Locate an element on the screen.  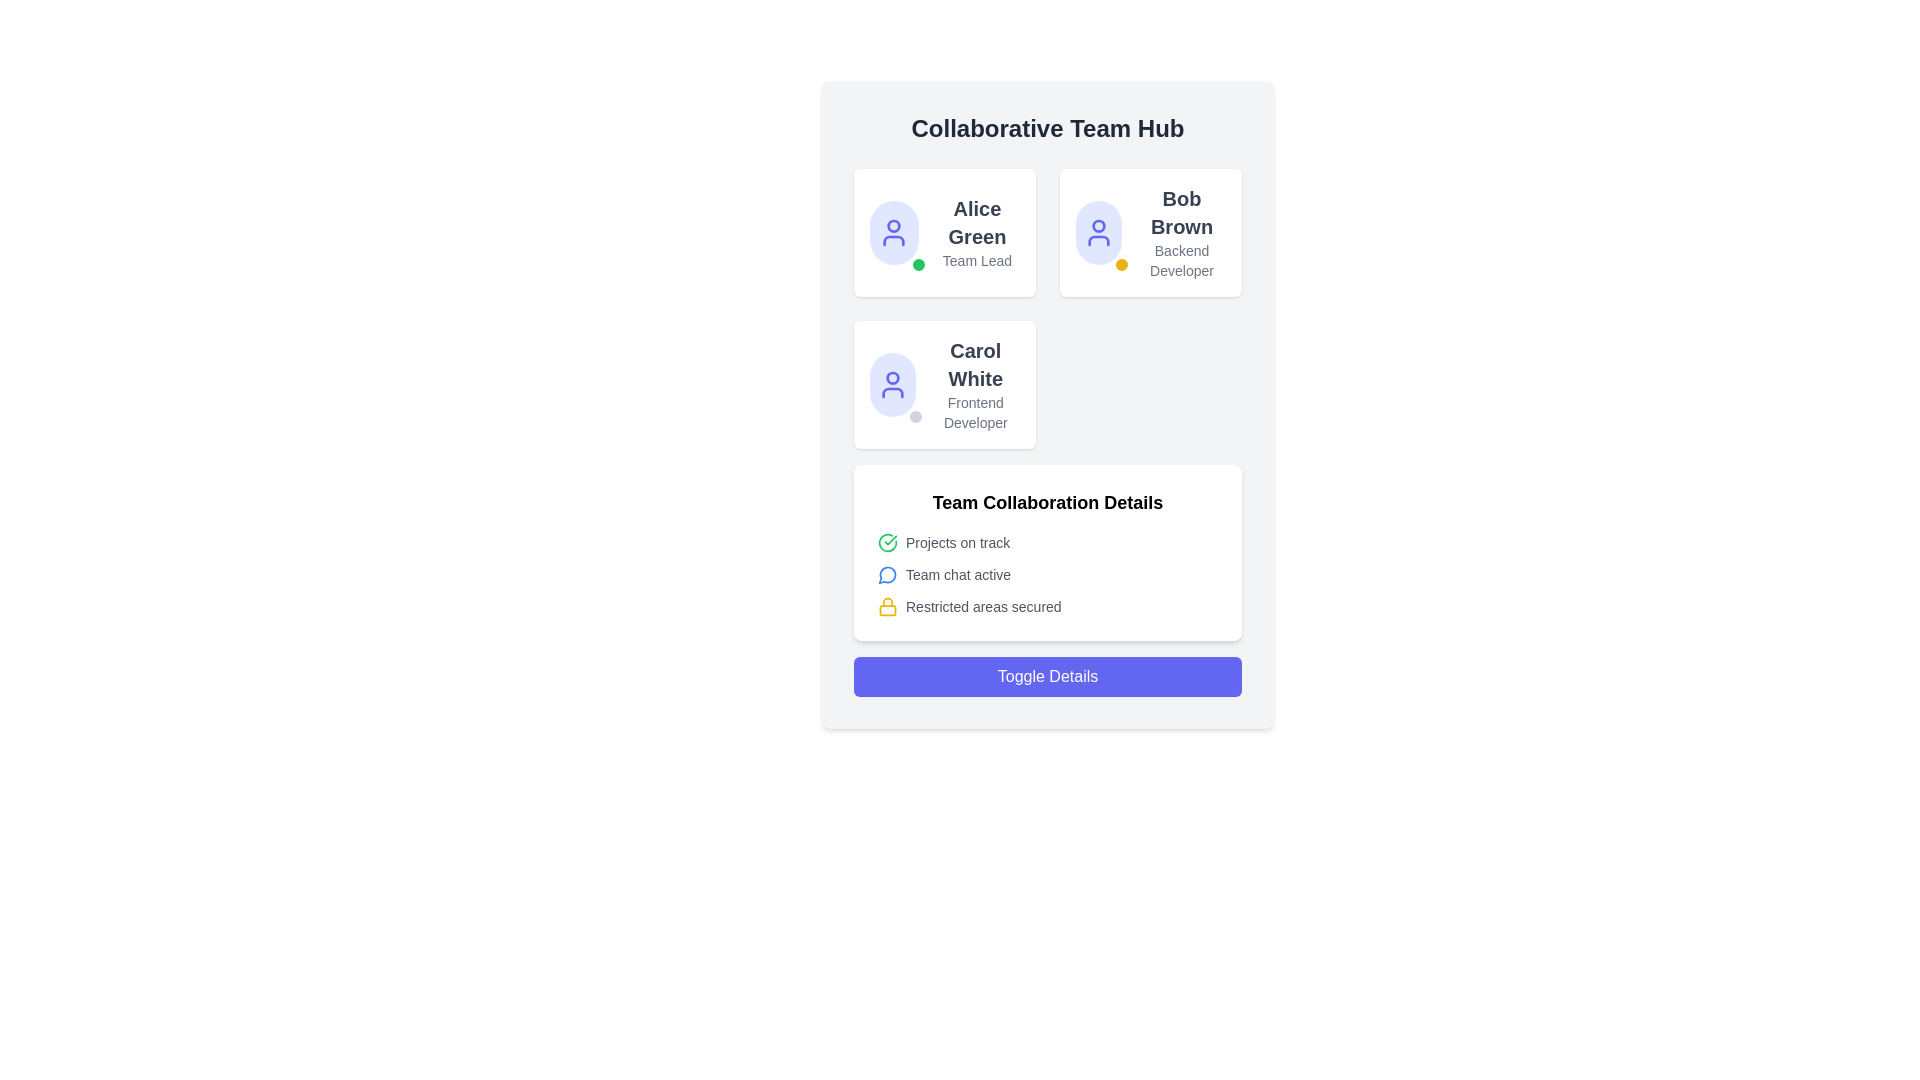
the text element that indicates 'Team Lead' position of 'Alice Green', which is located directly below the name in the panel is located at coordinates (977, 260).